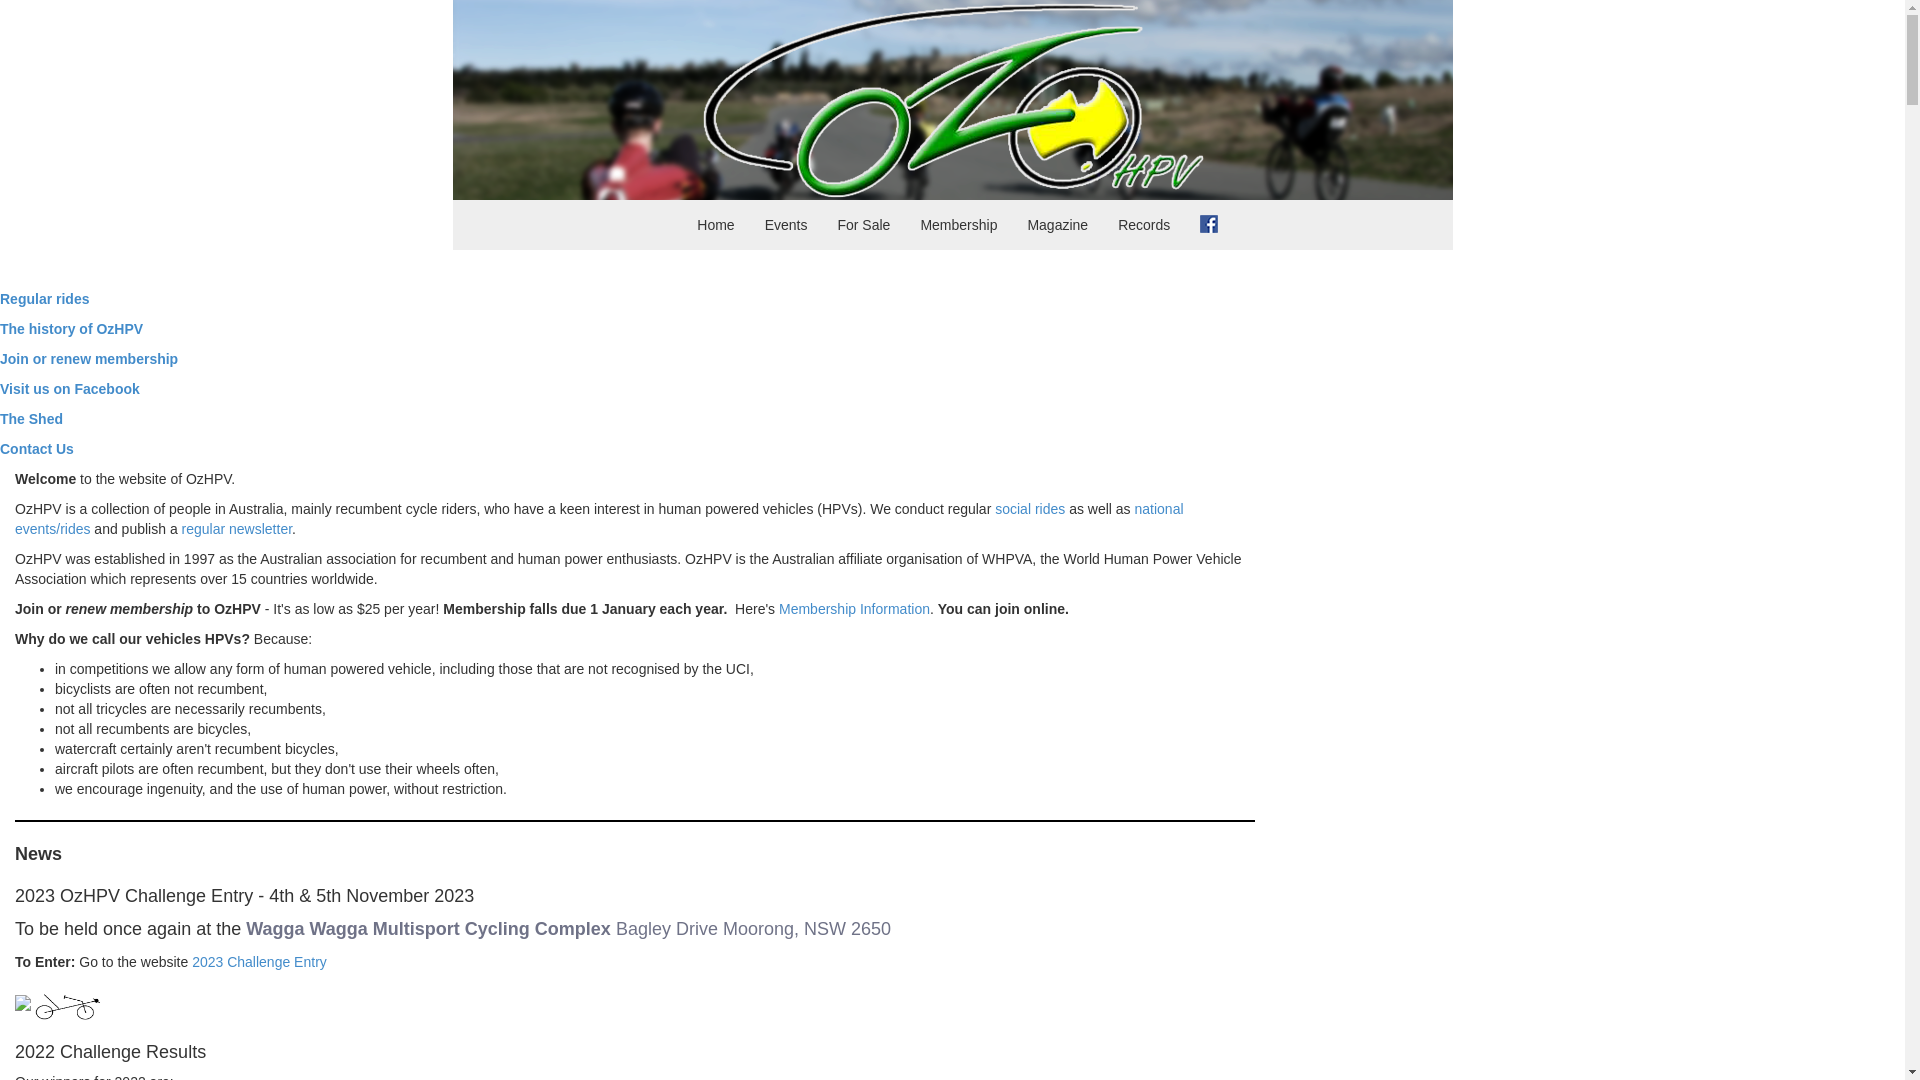  I want to click on 'Membership Information', so click(854, 608).